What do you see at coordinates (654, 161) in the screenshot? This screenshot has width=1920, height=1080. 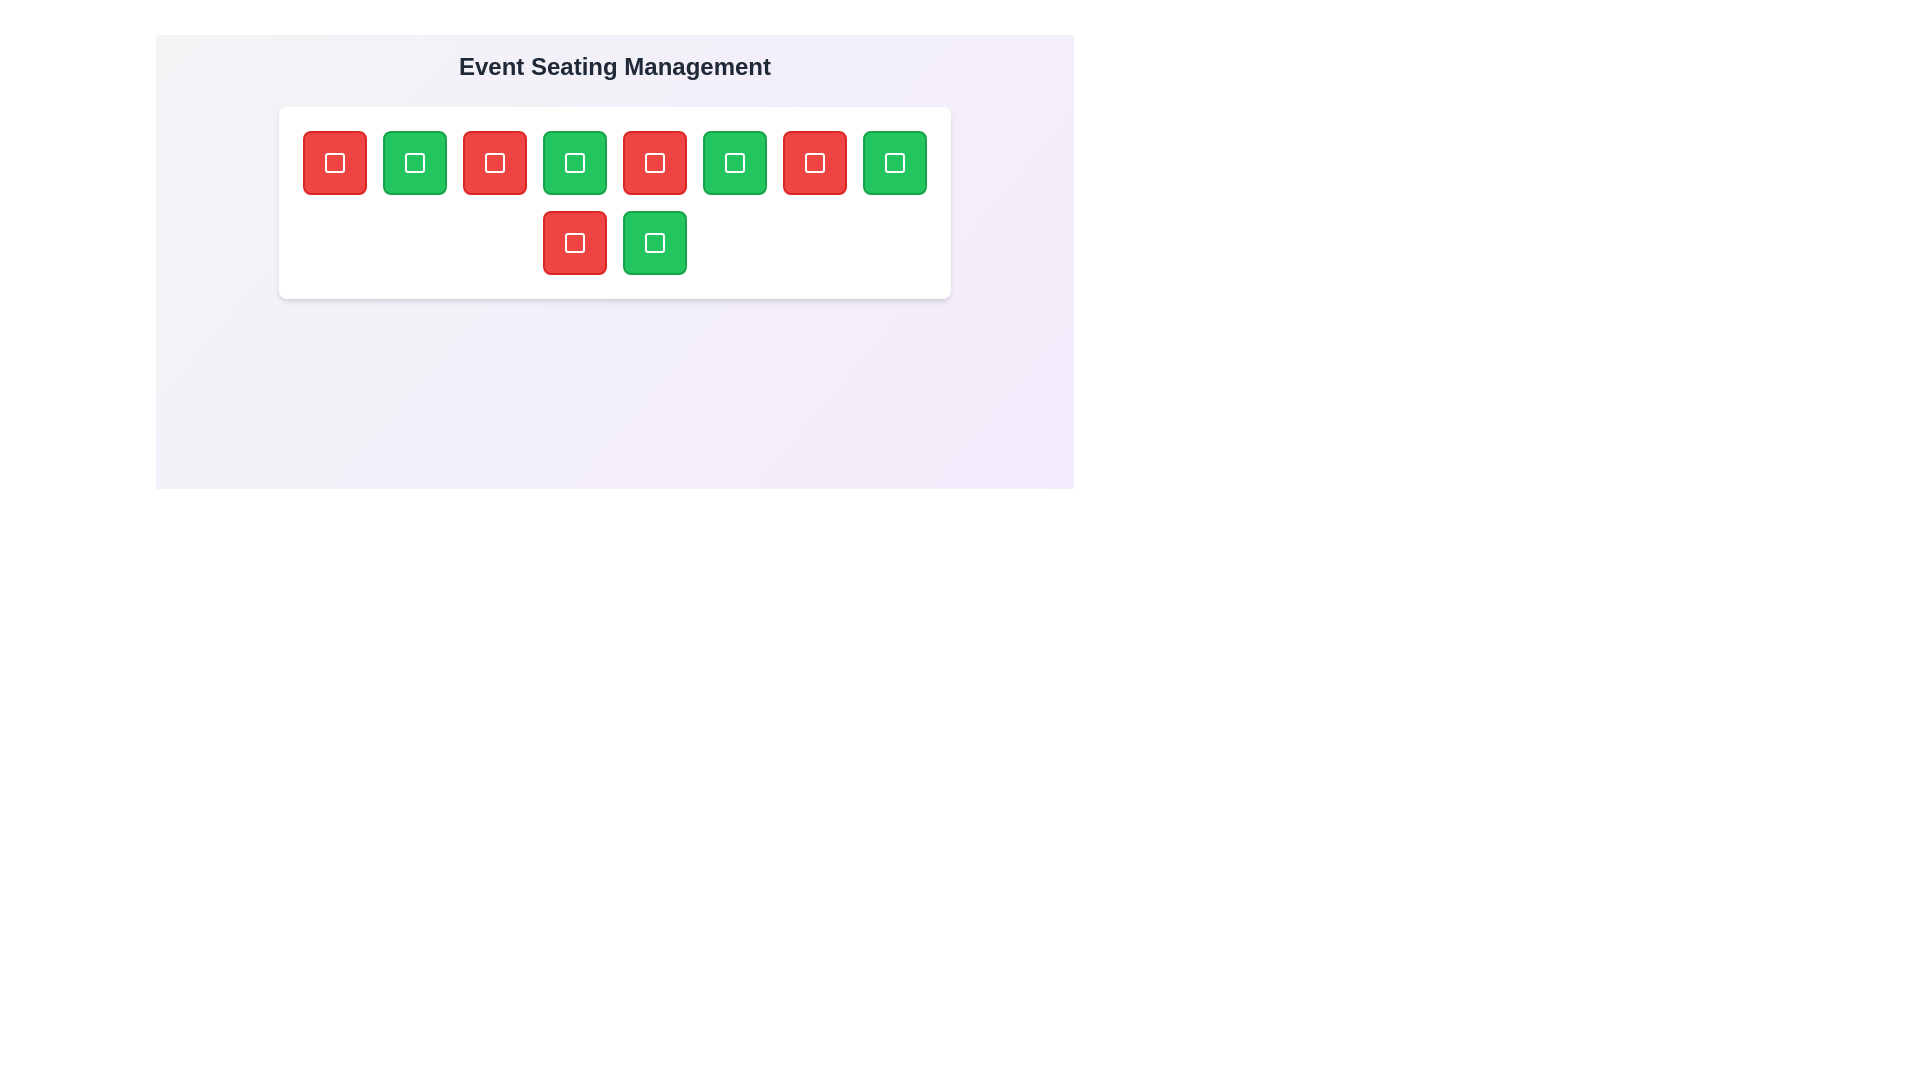 I see `the fifth interactive selectable button (seat representation) with a vibrant red background and white border to reset its selection state` at bounding box center [654, 161].